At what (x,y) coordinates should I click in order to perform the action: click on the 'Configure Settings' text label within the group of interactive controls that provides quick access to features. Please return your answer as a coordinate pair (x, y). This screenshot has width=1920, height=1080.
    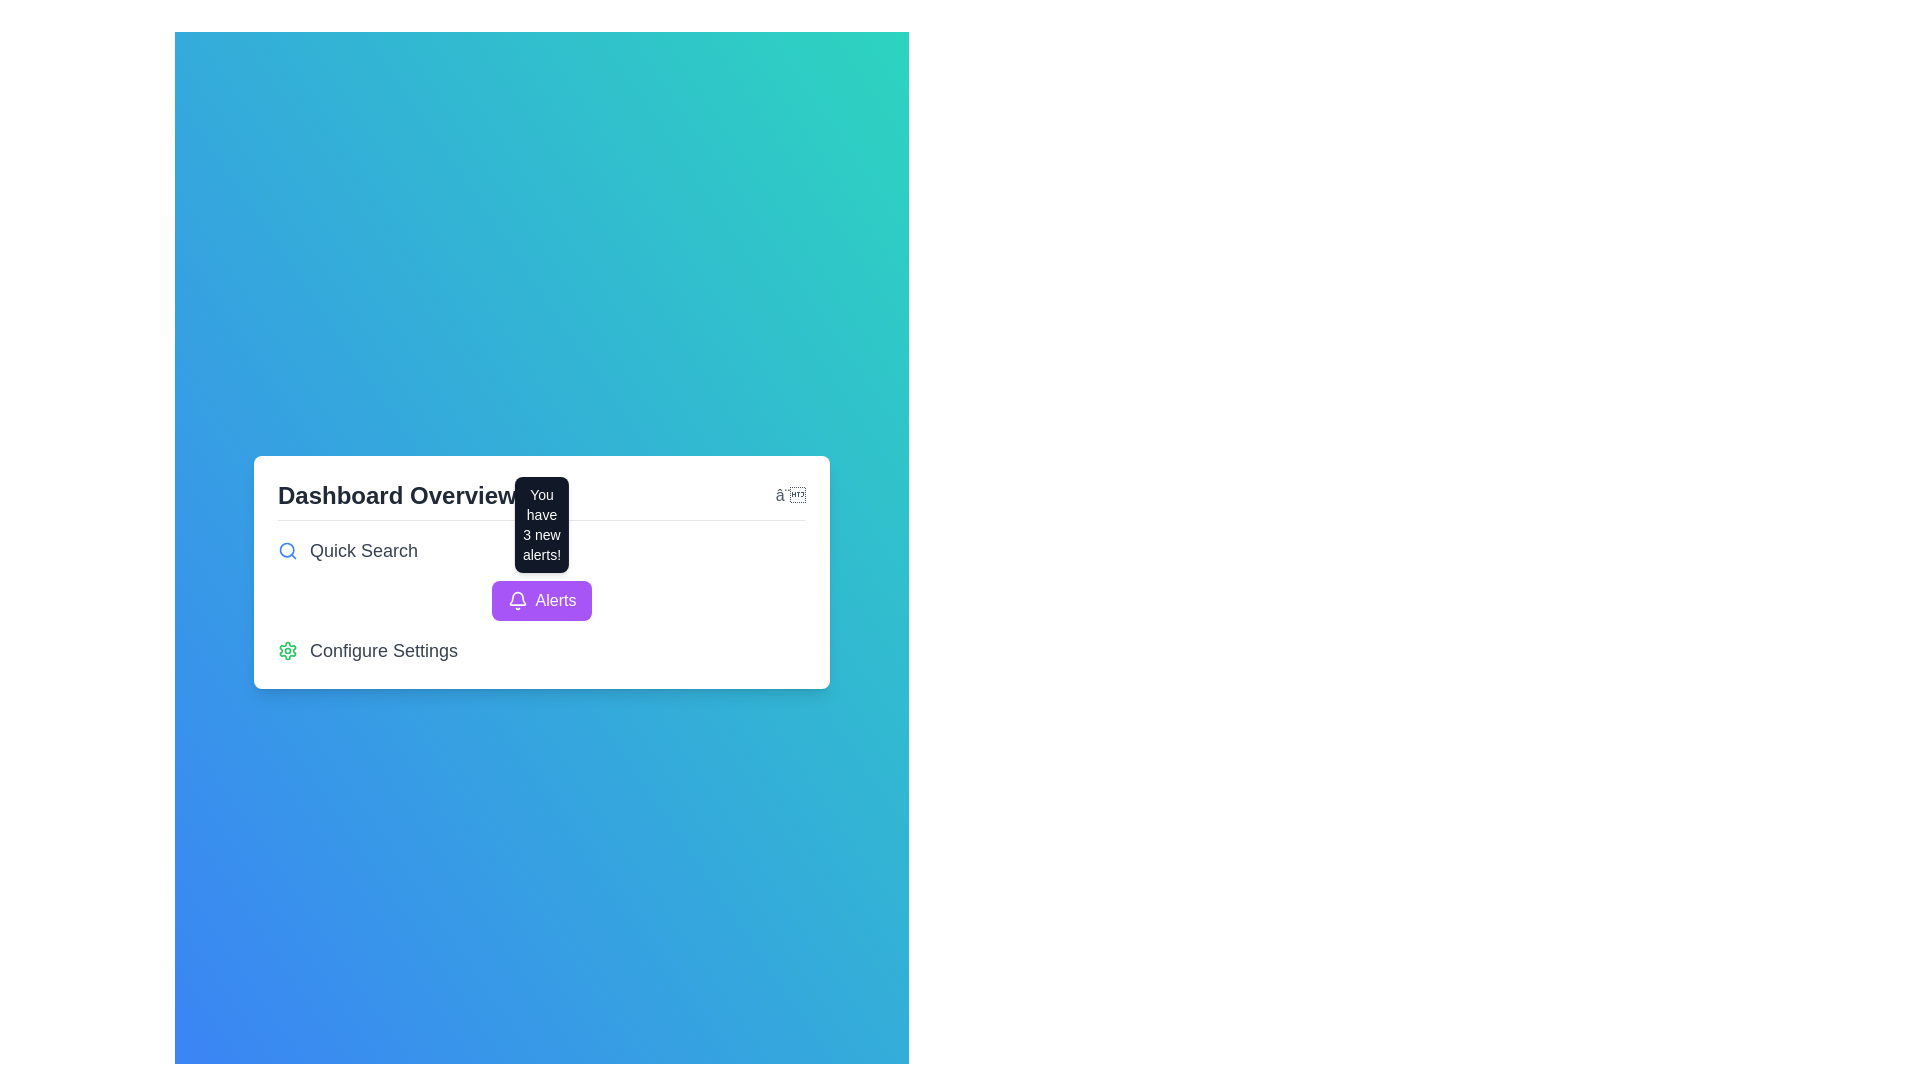
    Looking at the image, I should click on (542, 599).